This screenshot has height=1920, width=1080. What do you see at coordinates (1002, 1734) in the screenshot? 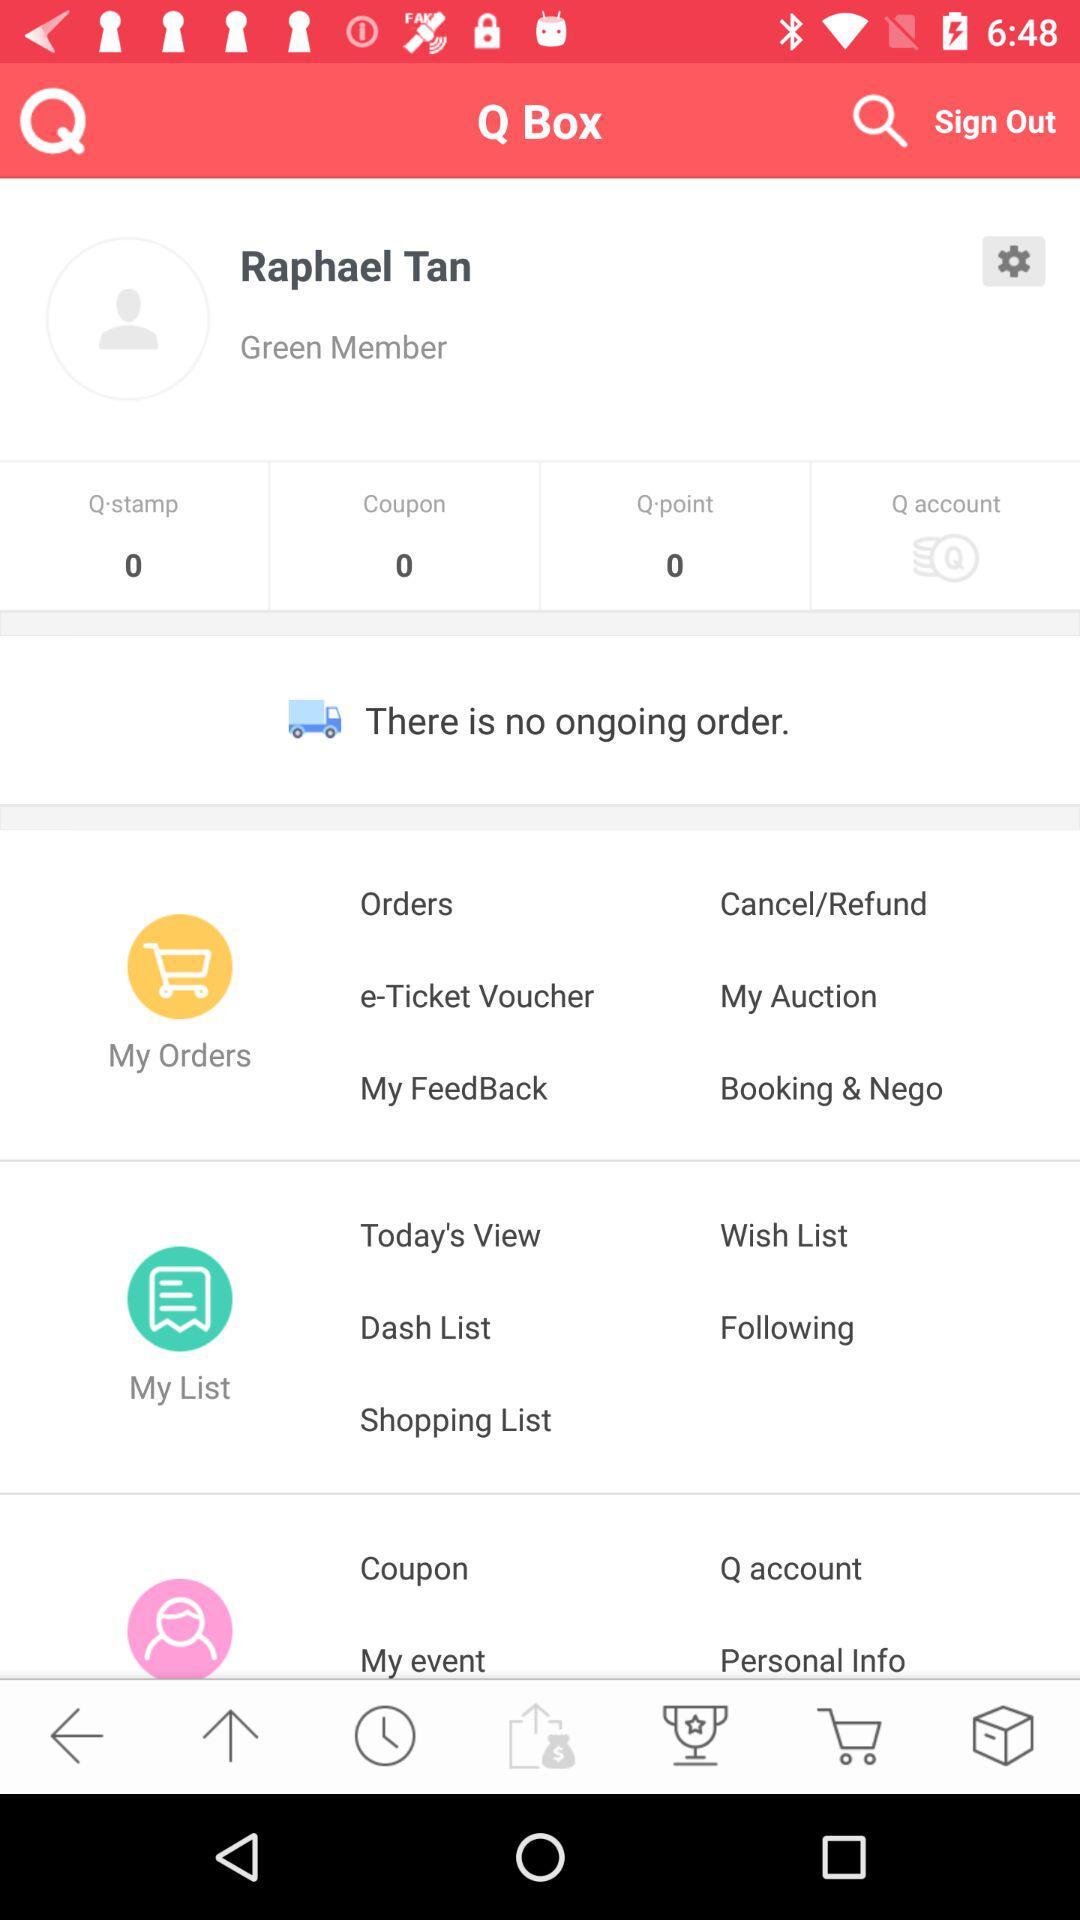
I see `click for wishlist` at bounding box center [1002, 1734].